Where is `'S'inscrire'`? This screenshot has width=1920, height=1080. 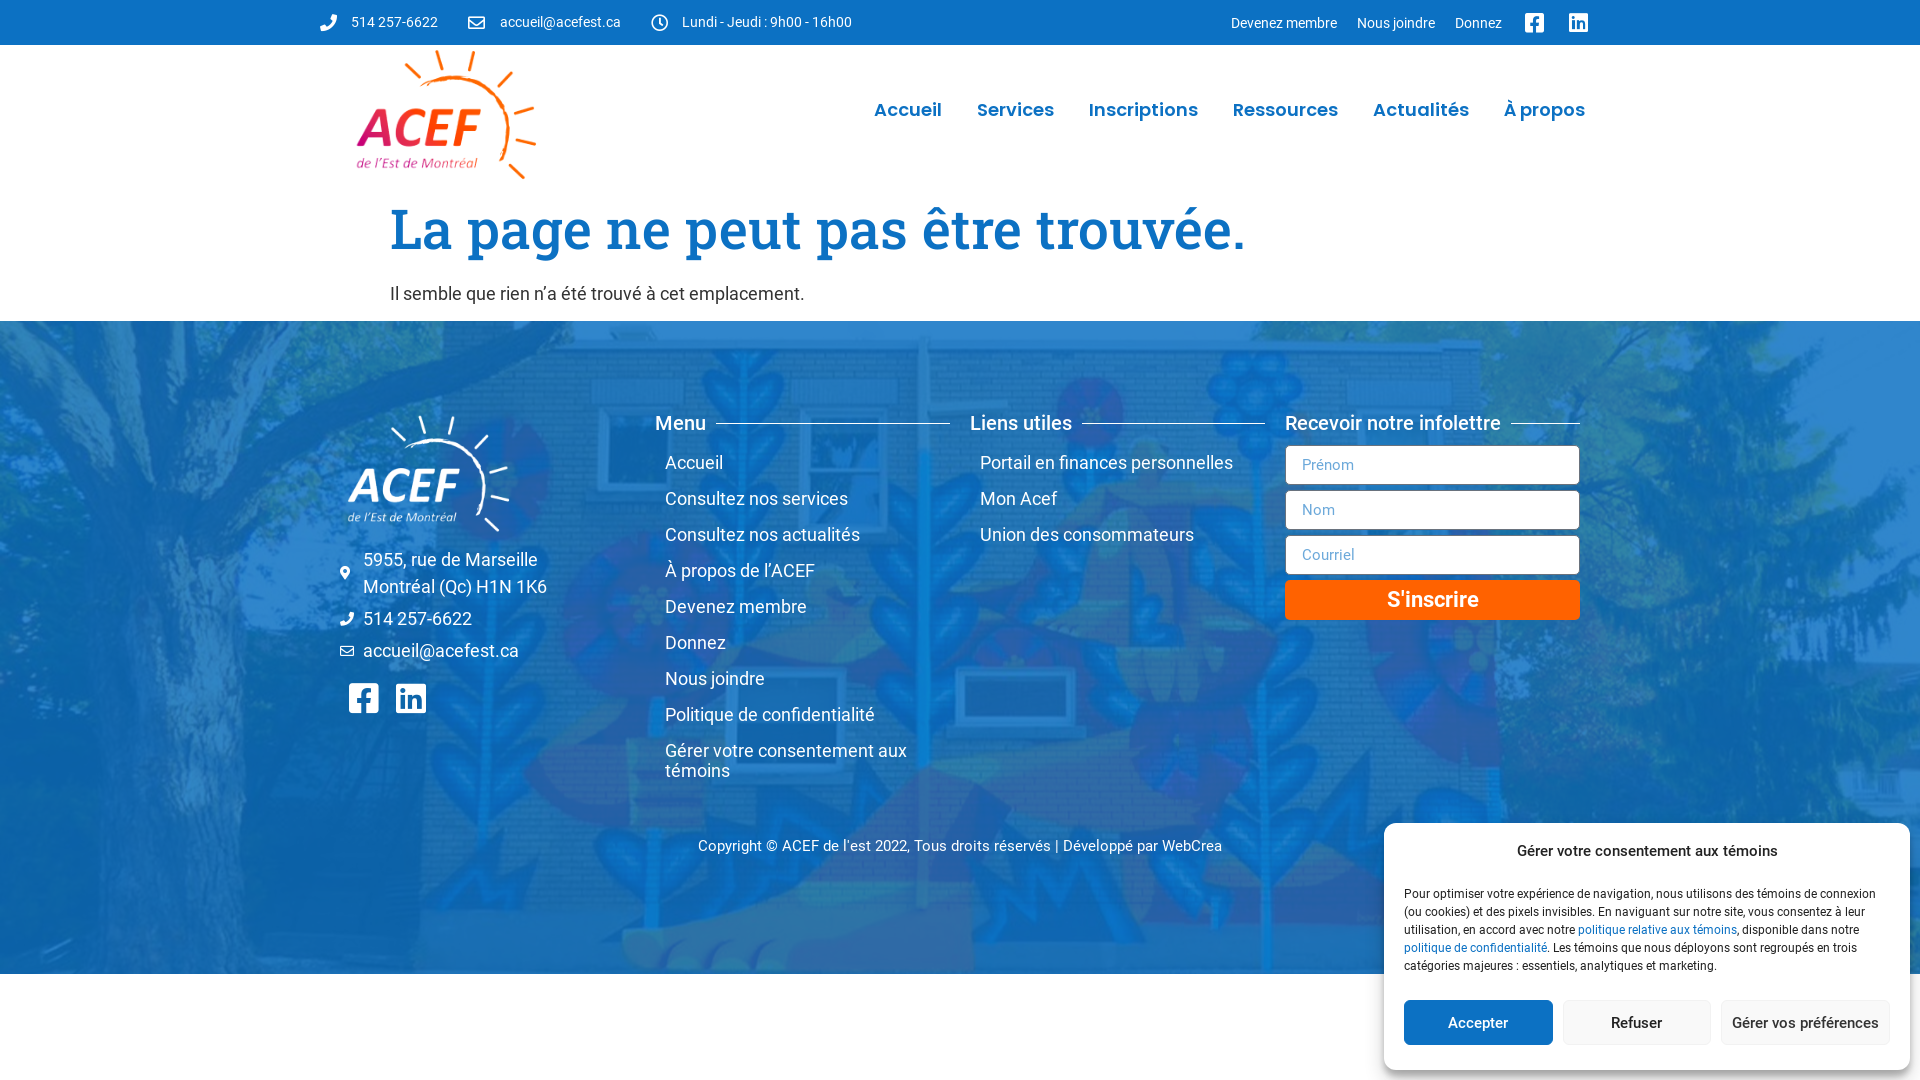
'S'inscrire' is located at coordinates (1431, 599).